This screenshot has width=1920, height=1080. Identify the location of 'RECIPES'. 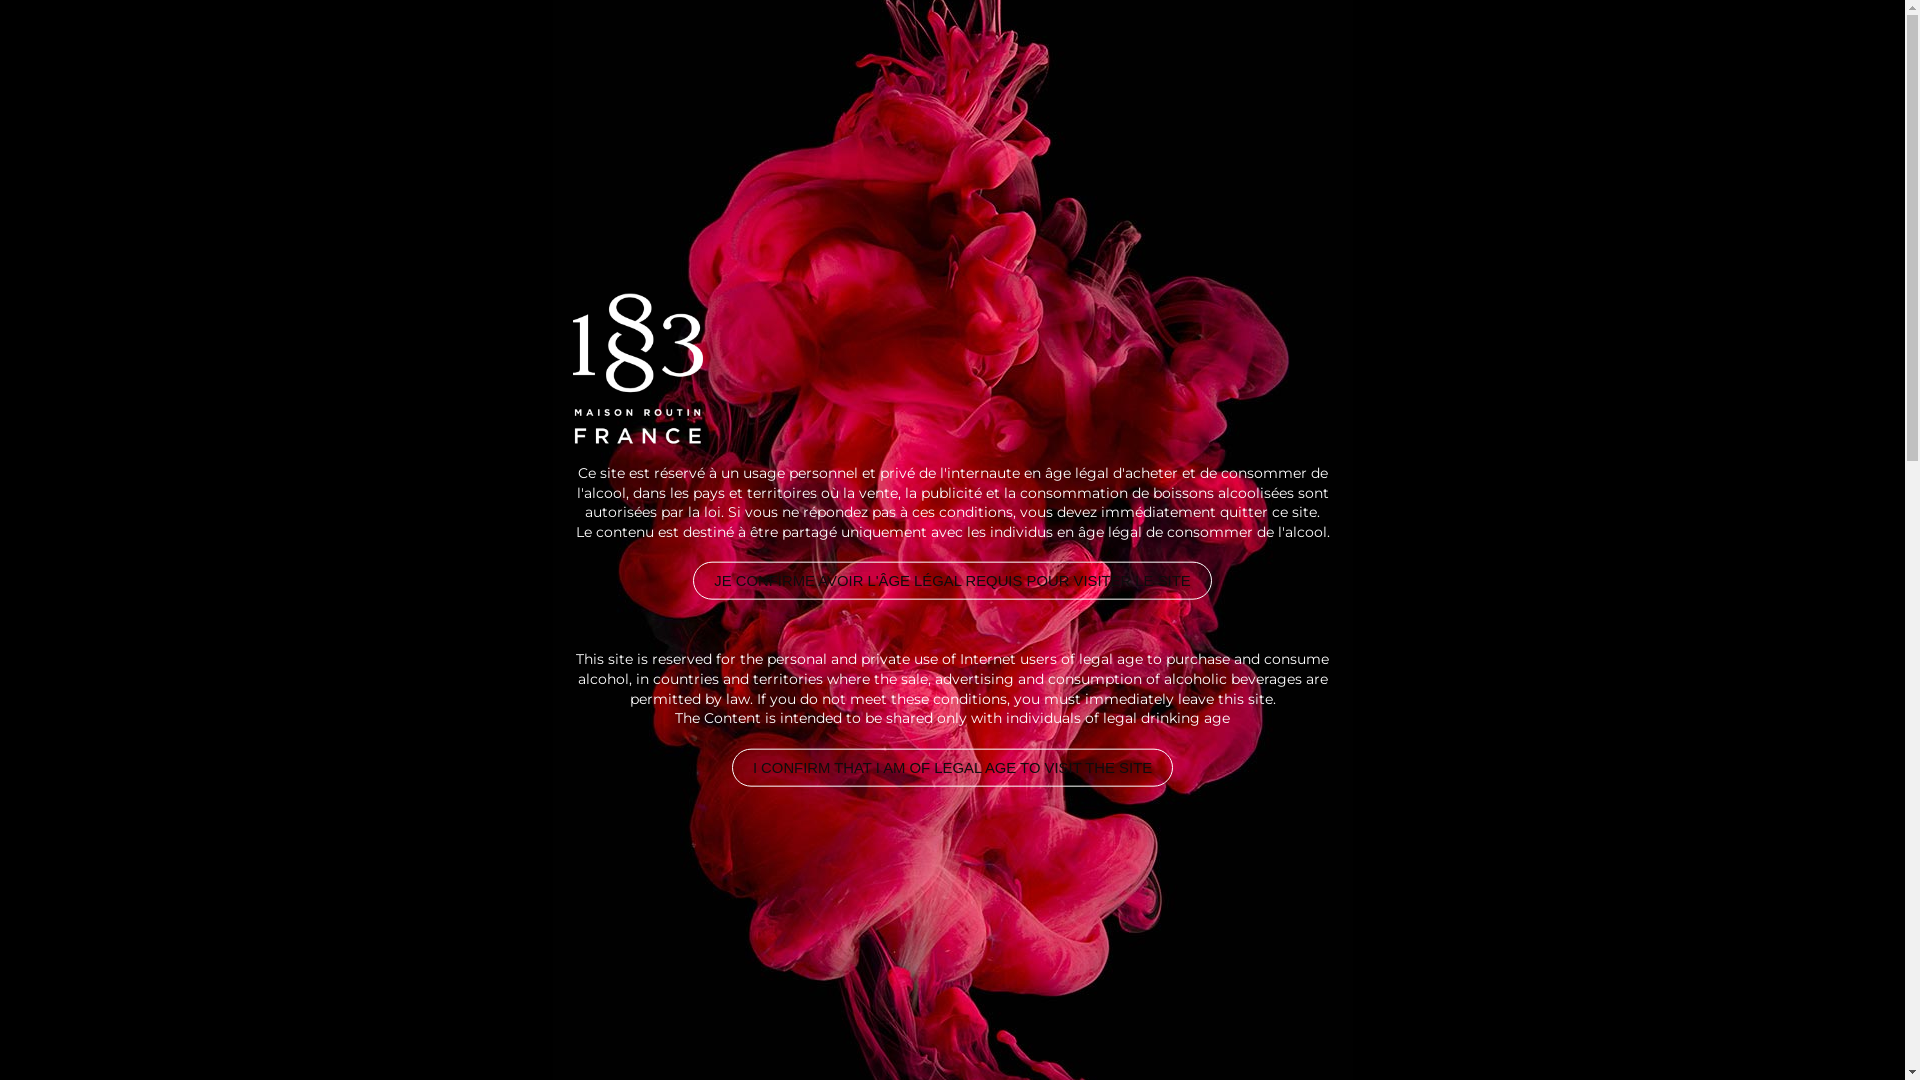
(1231, 80).